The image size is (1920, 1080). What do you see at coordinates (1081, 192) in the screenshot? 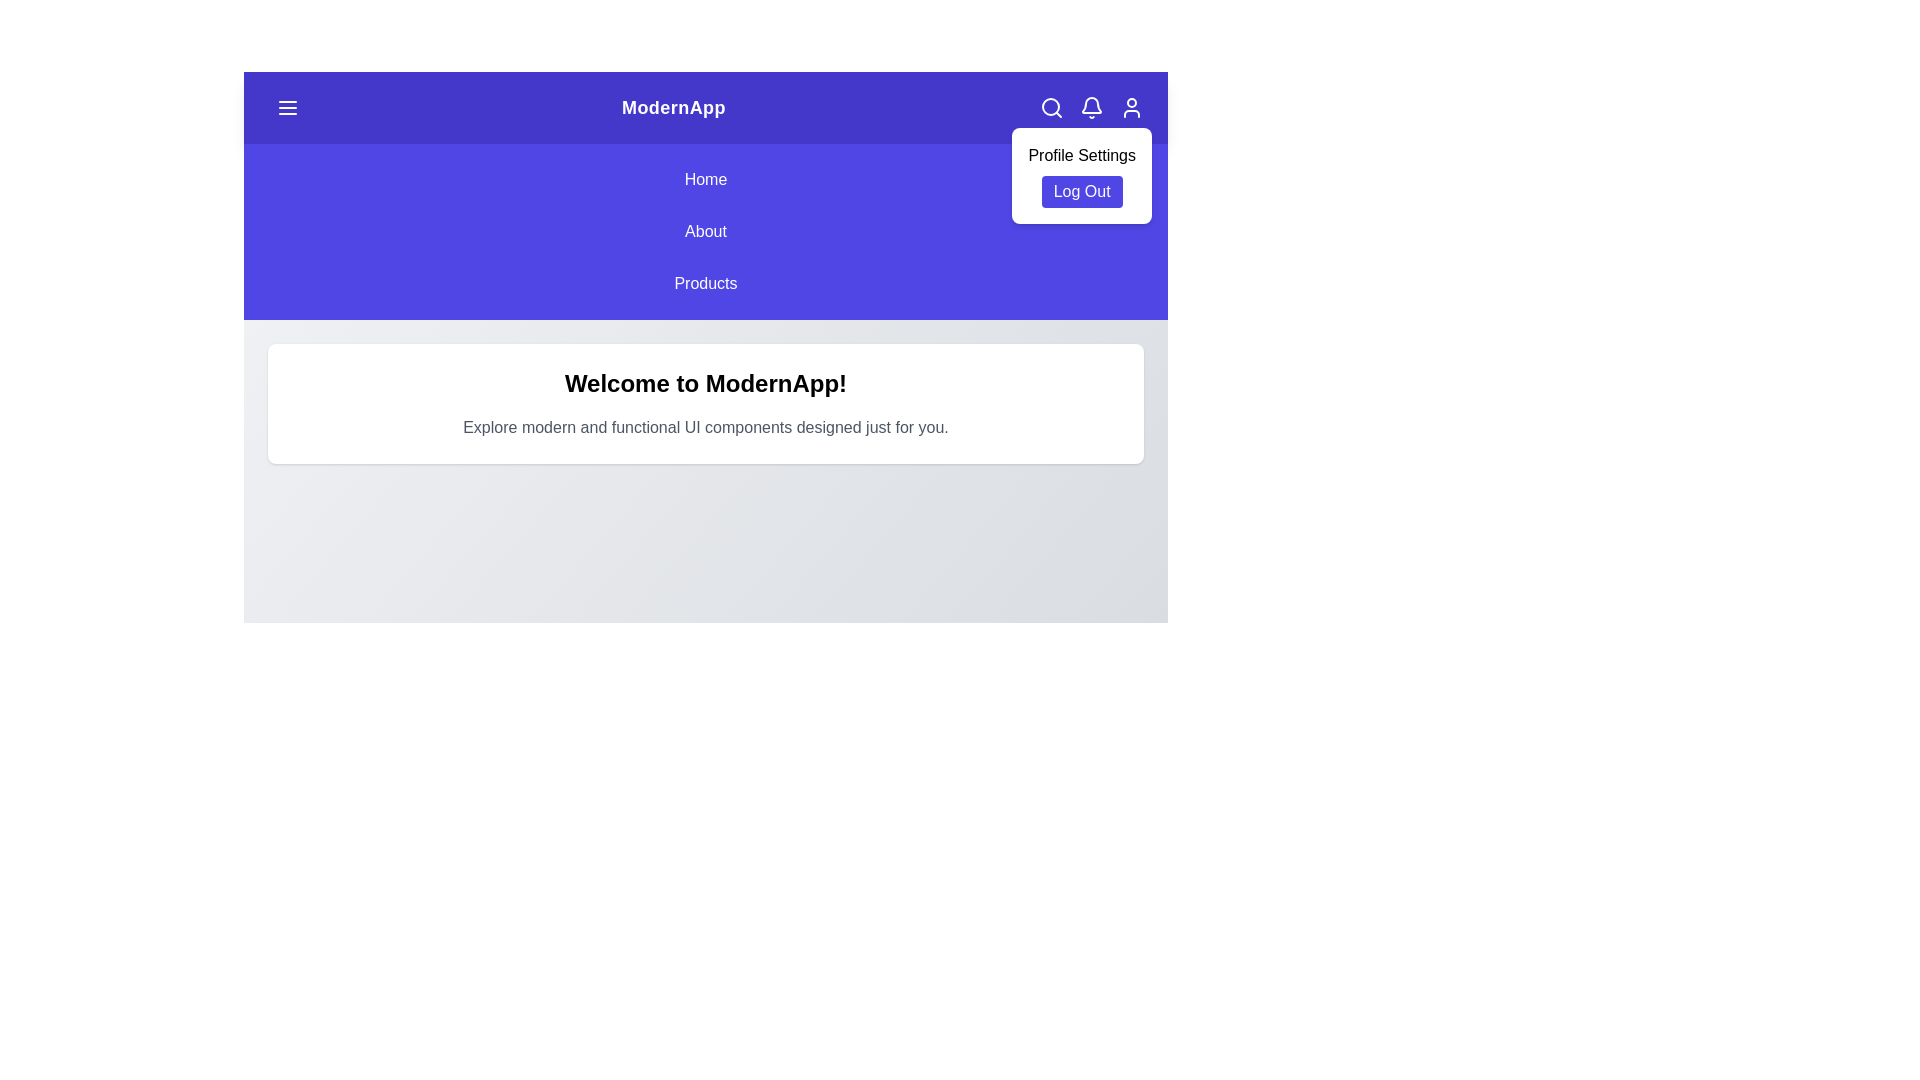
I see `the 'Log Out' button to log out of the application` at bounding box center [1081, 192].